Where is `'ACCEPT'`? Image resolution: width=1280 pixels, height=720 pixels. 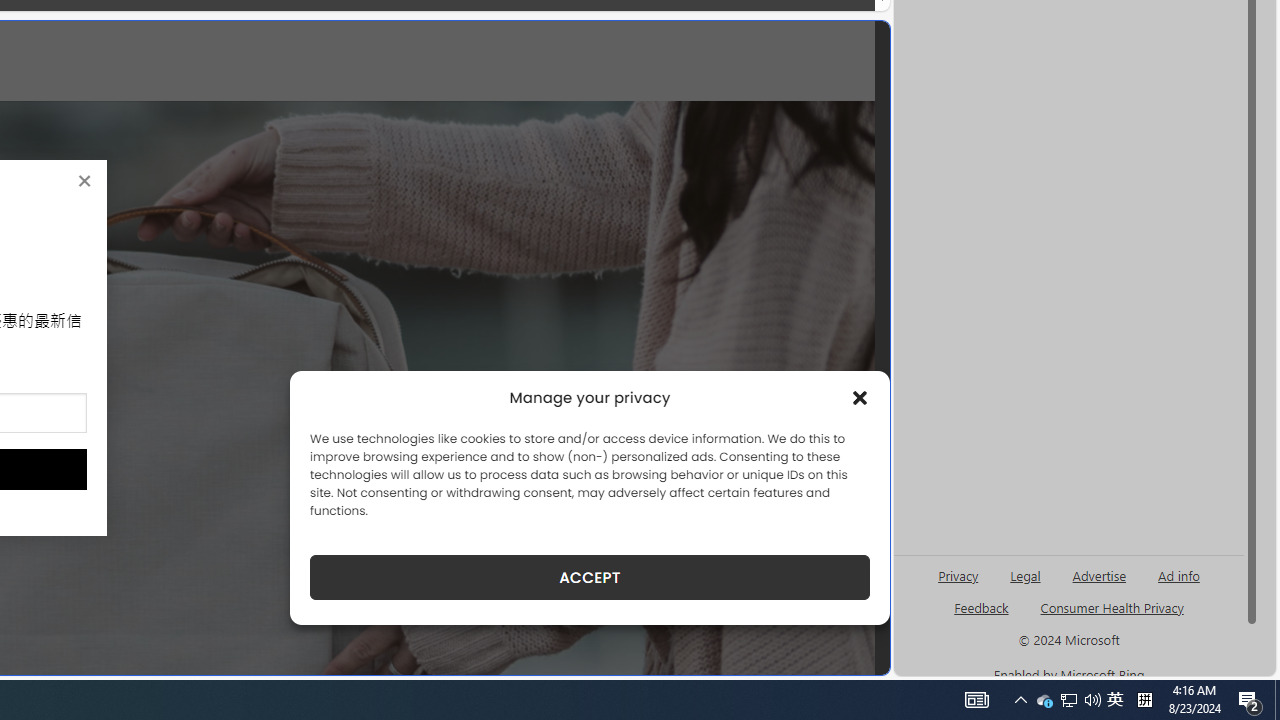 'ACCEPT' is located at coordinates (589, 577).